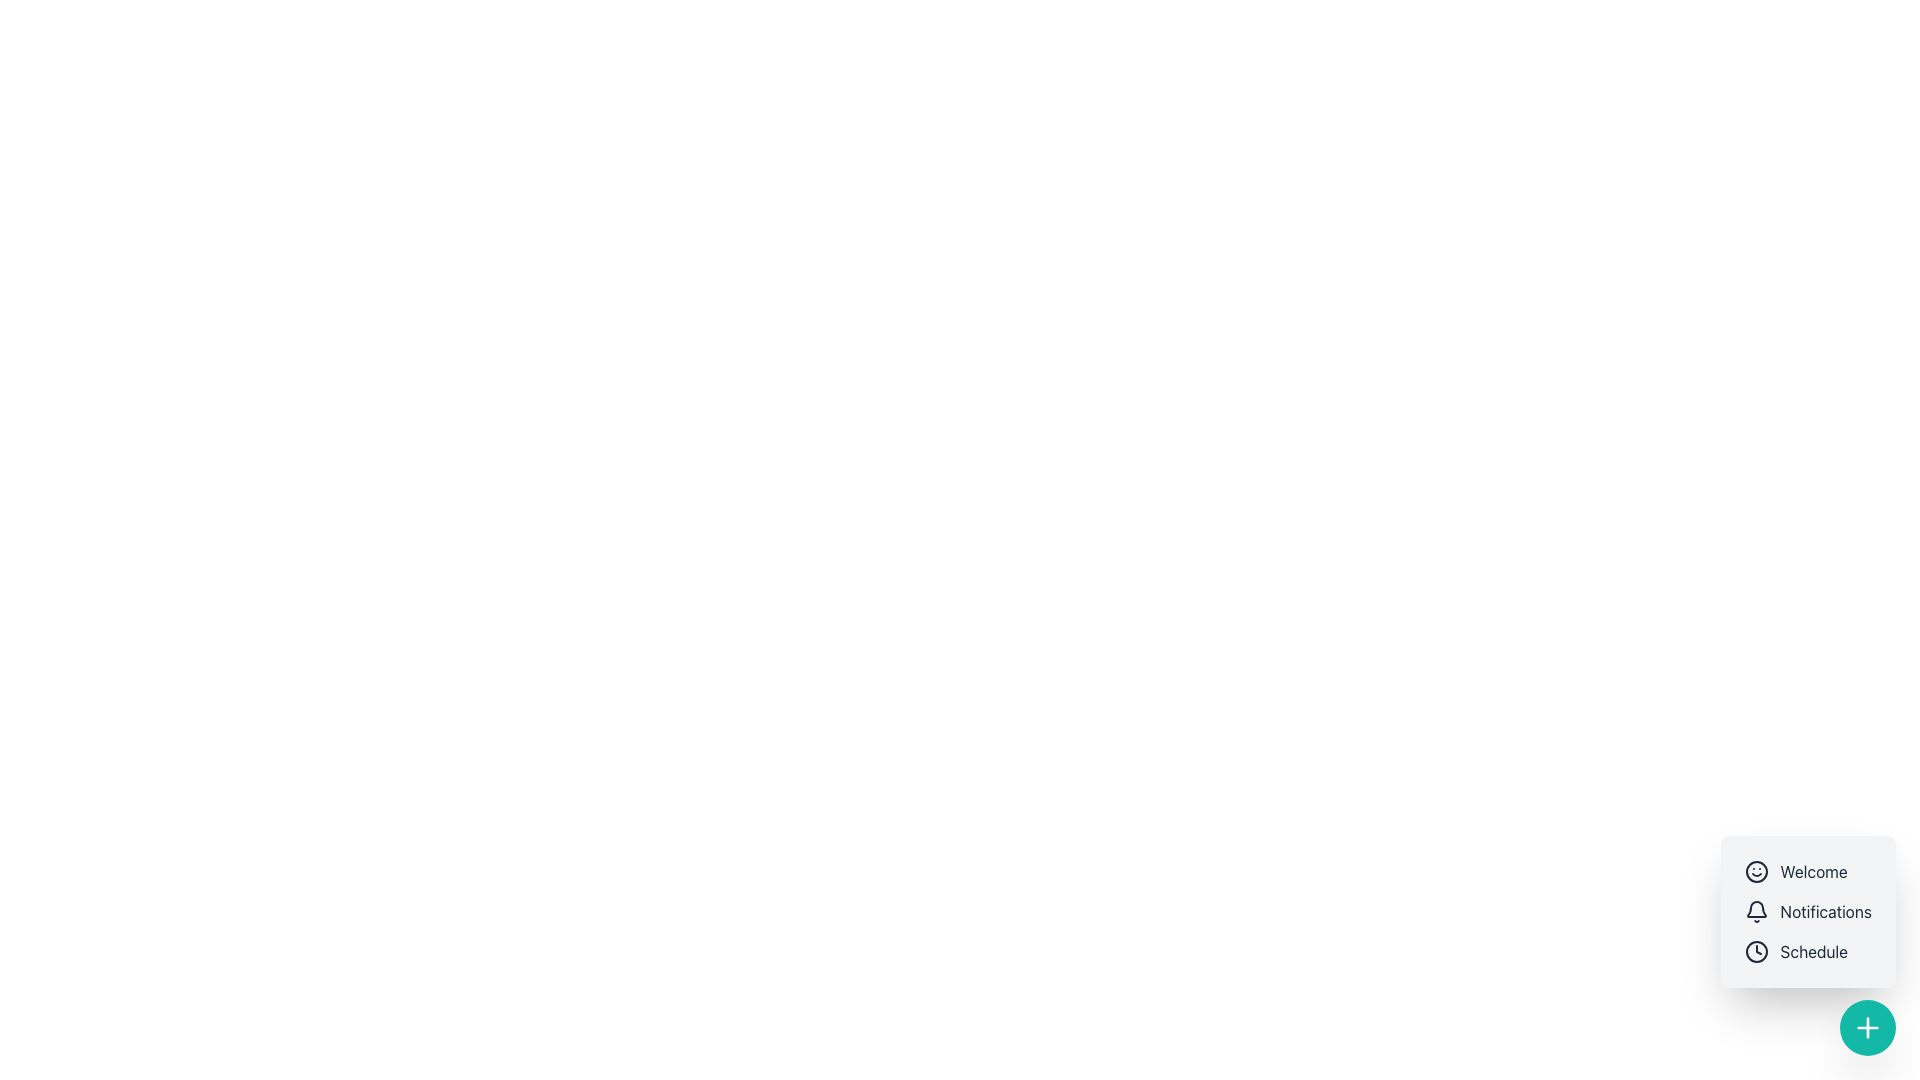 Image resolution: width=1920 pixels, height=1080 pixels. Describe the element at coordinates (1755, 911) in the screenshot. I see `the small bell icon with a clear outline located adjacent to the text label 'Notifications'` at that location.